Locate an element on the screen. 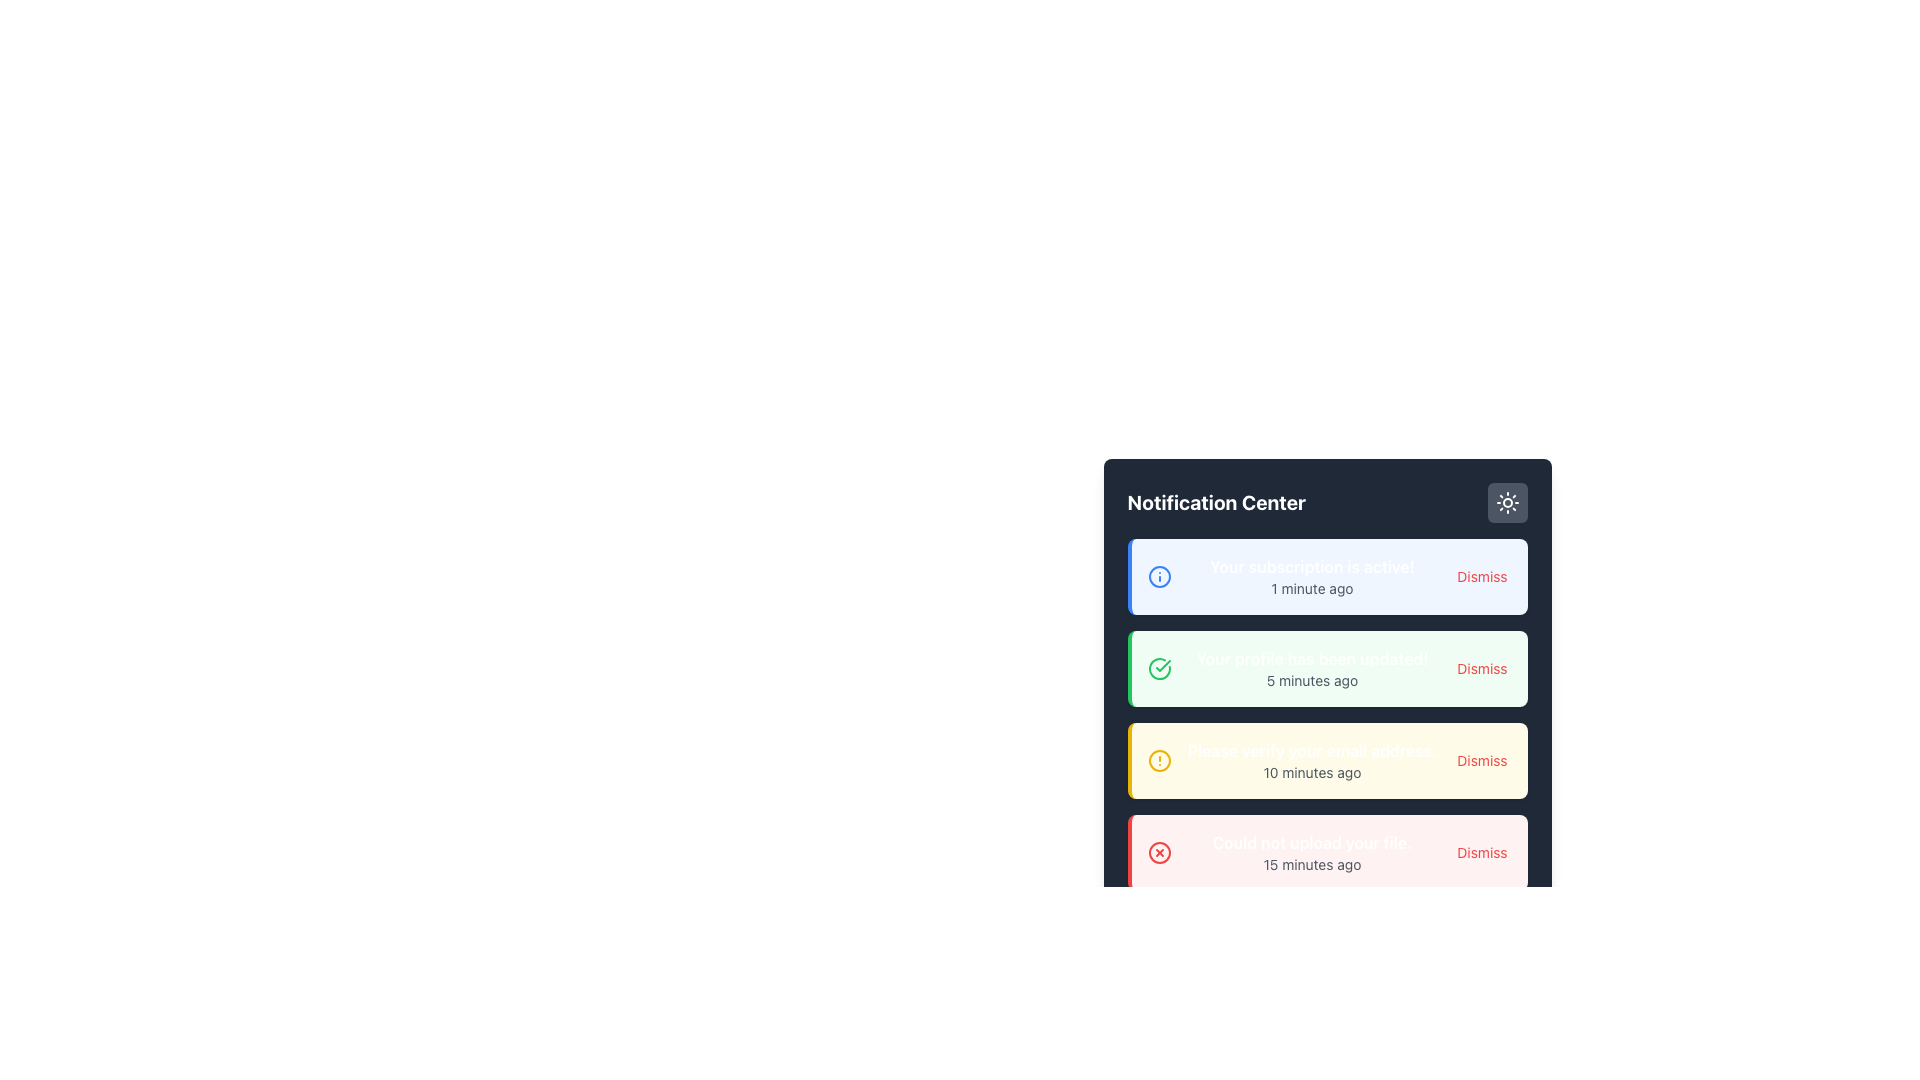  the 'Dismiss' button on the third notification card with a yellow background in the Notification Center is located at coordinates (1327, 760).